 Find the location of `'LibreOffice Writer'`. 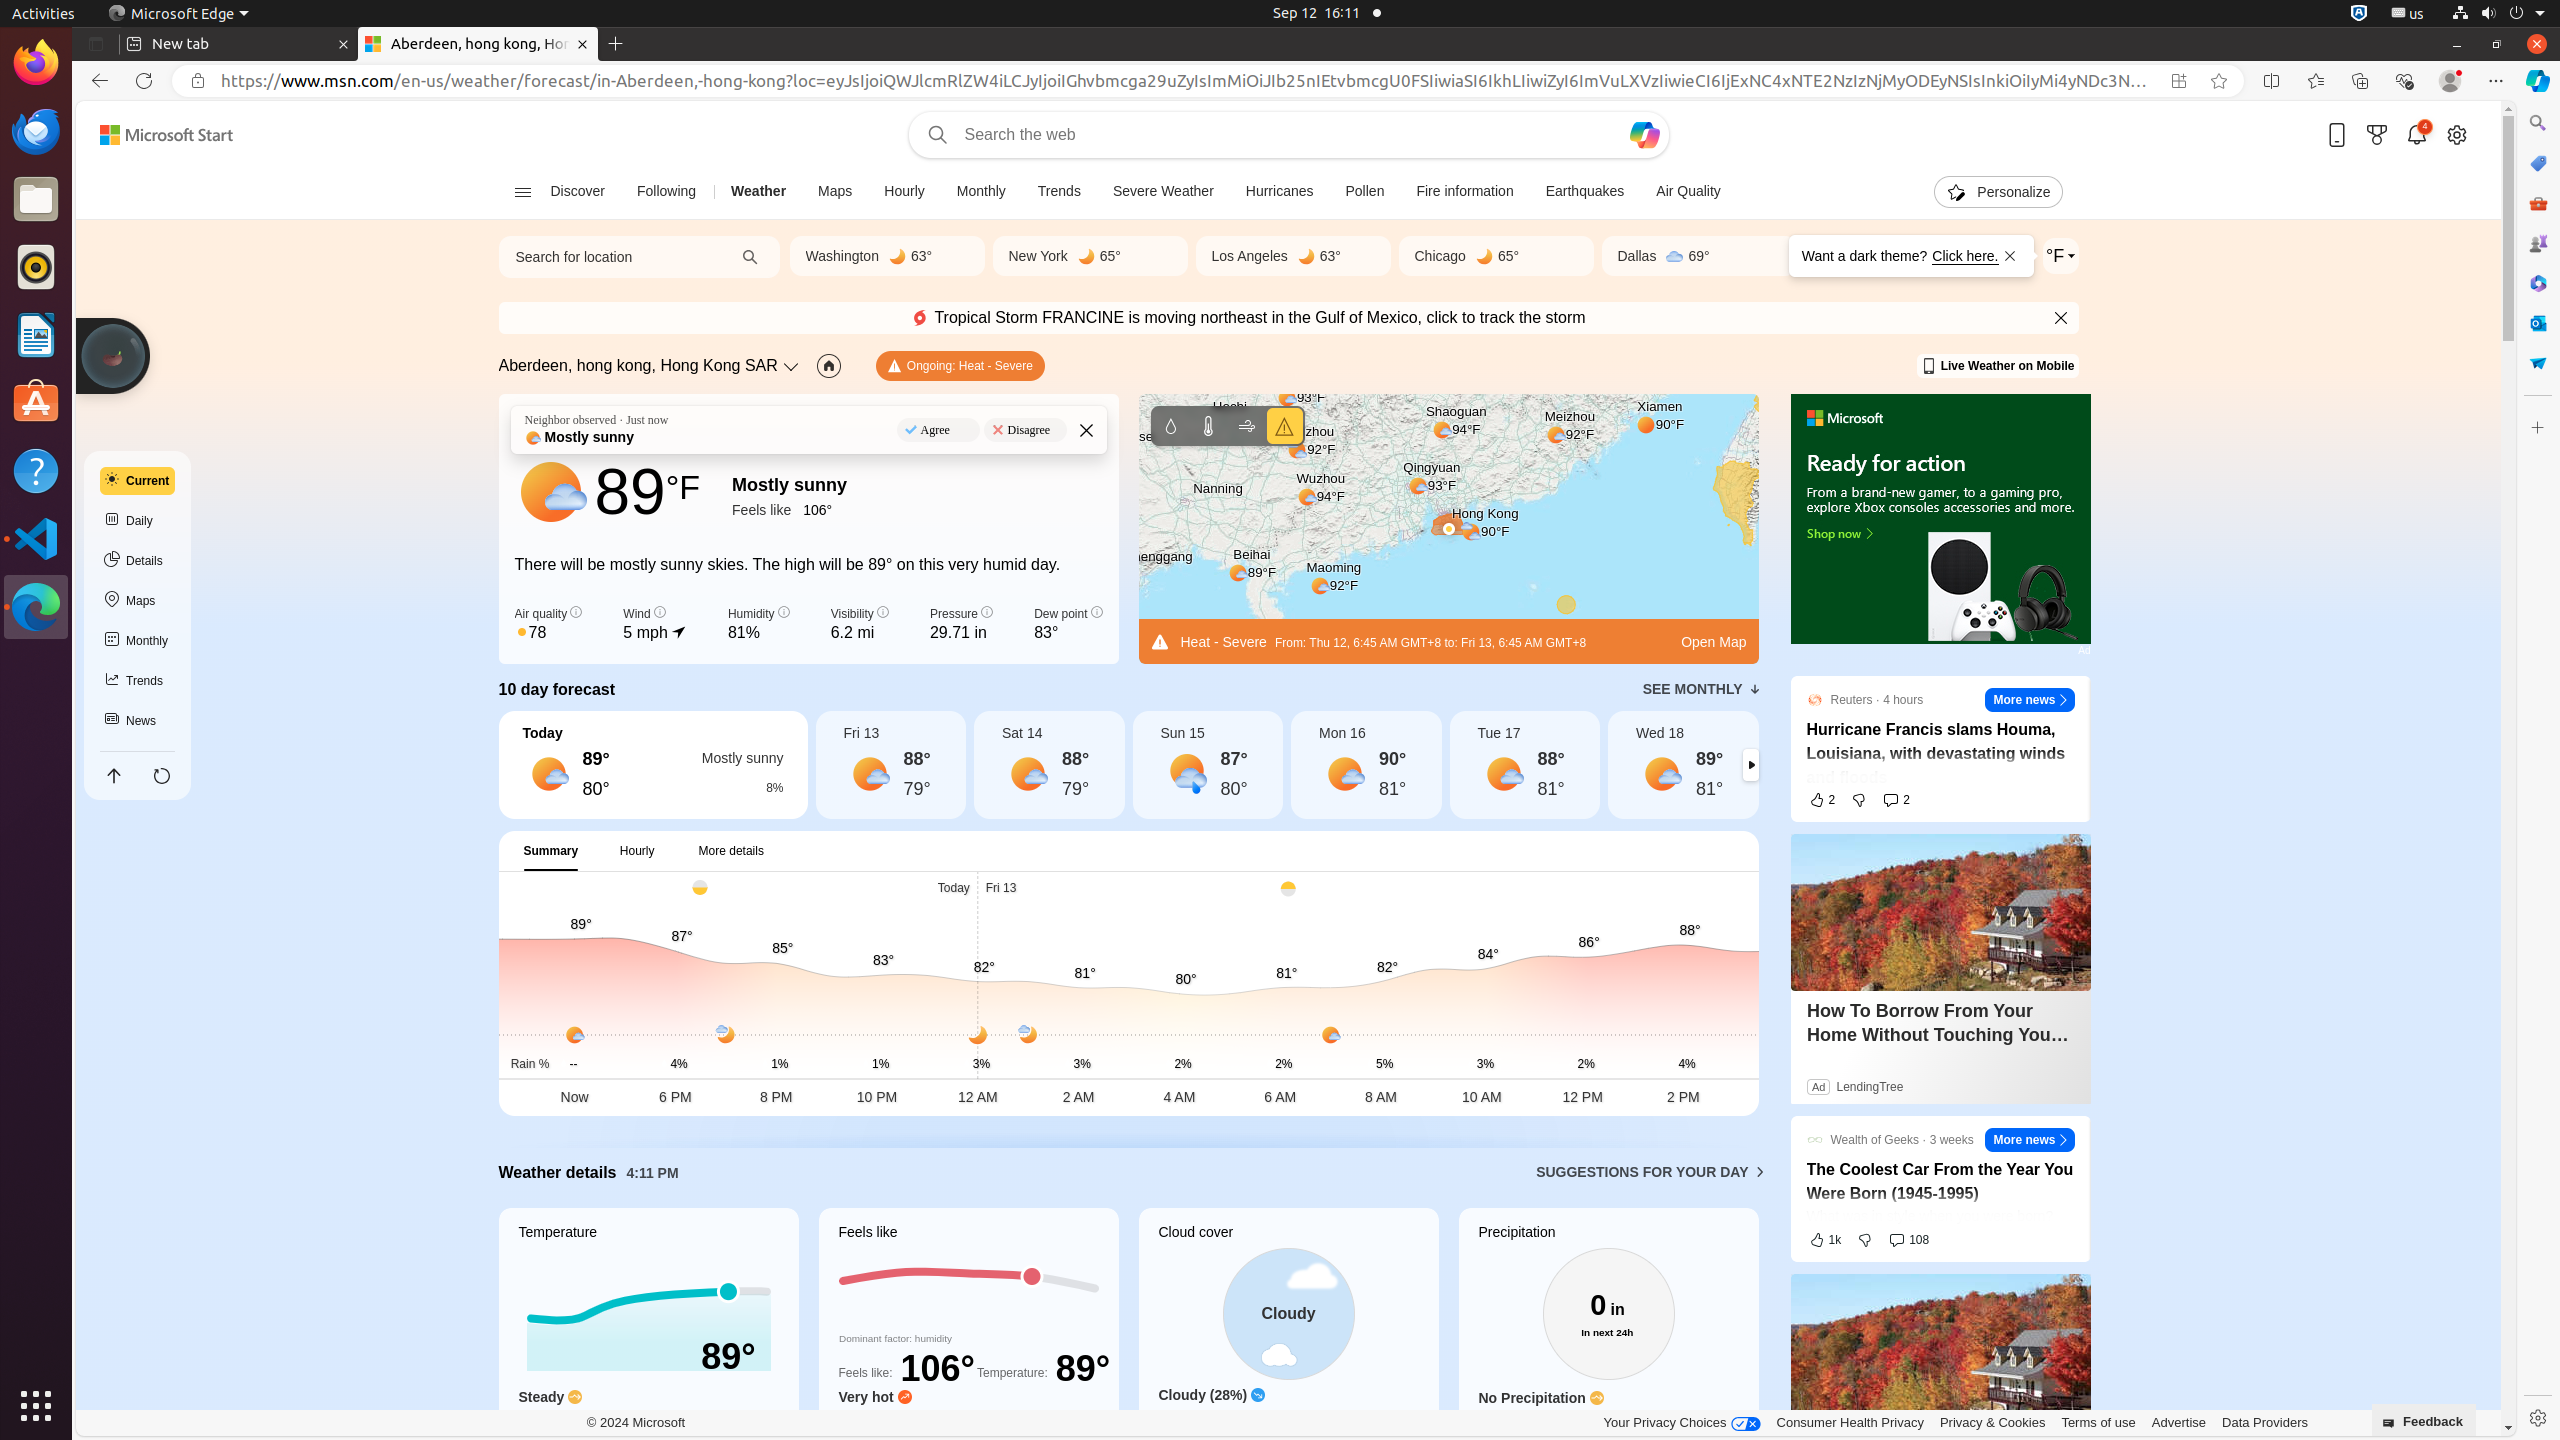

'LibreOffice Writer' is located at coordinates (36, 333).